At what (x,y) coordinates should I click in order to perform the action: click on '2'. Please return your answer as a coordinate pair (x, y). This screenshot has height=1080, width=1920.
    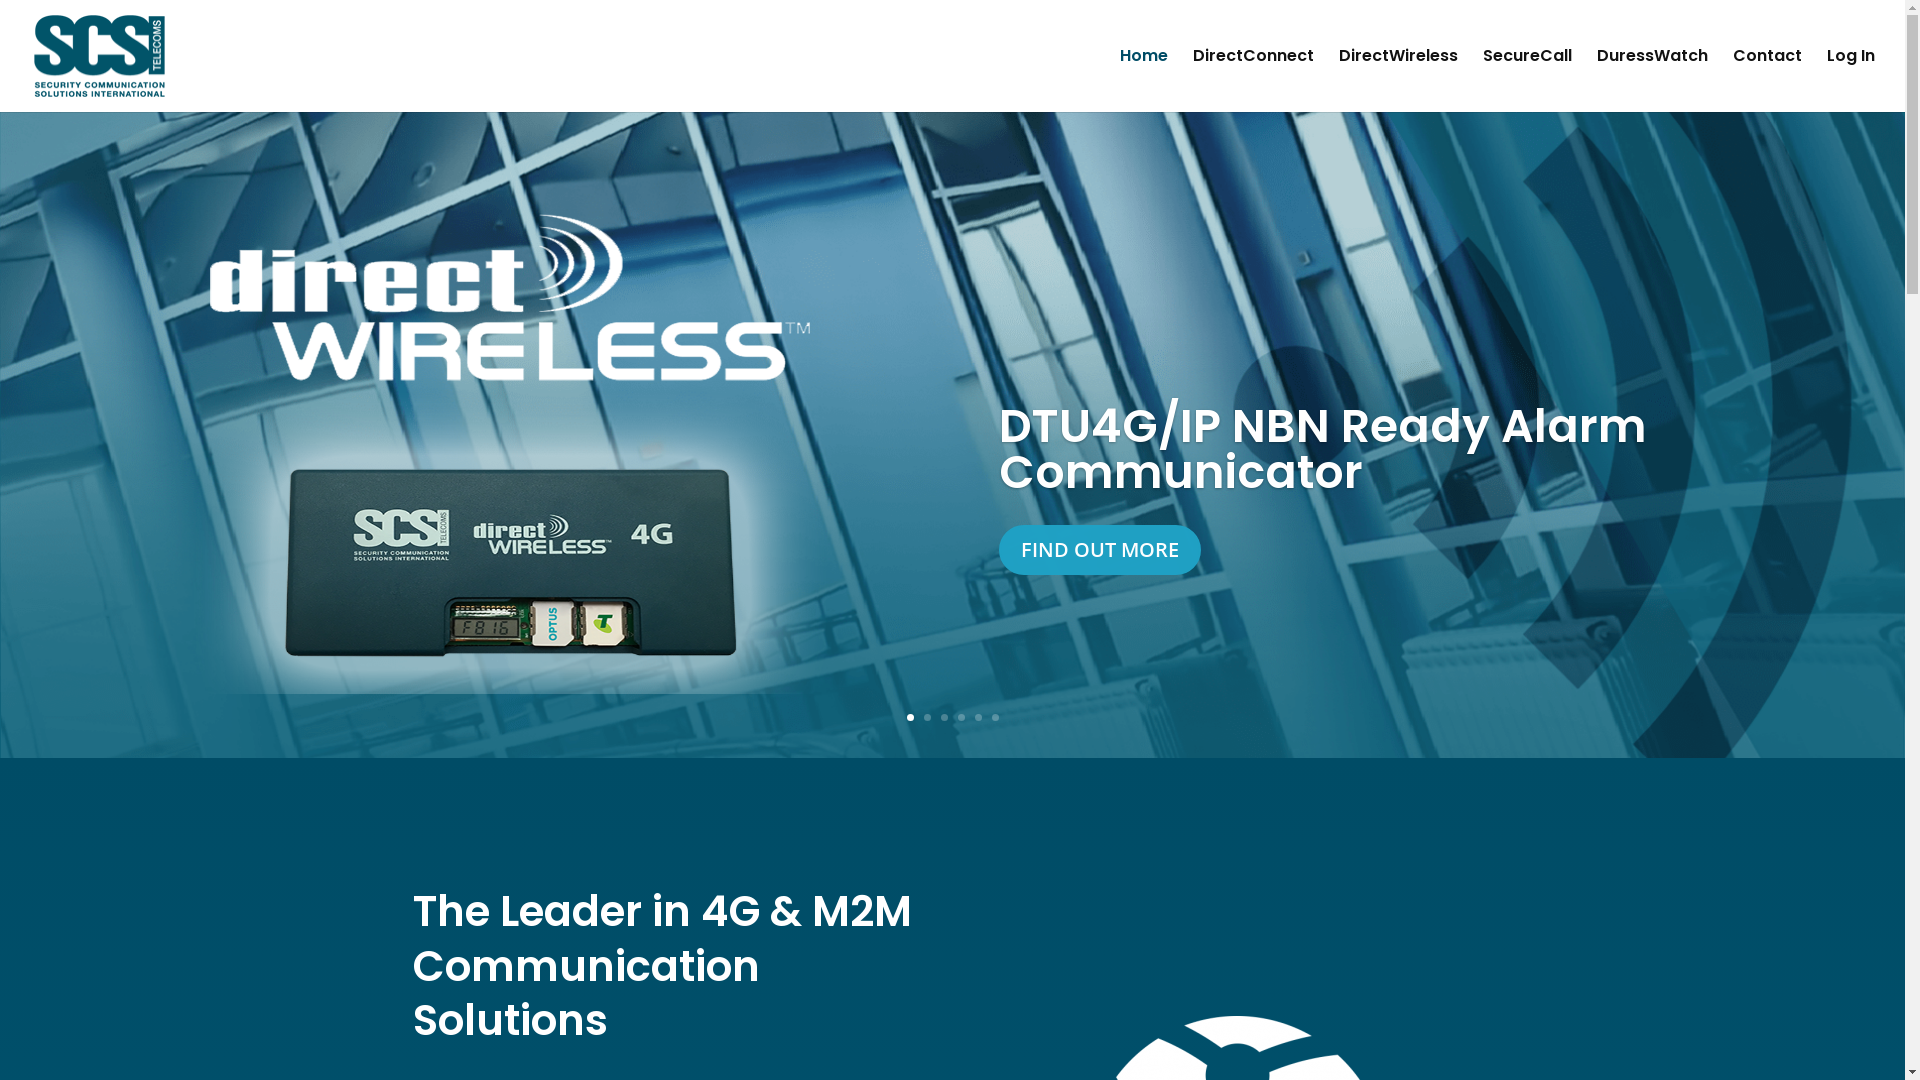
    Looking at the image, I should click on (926, 716).